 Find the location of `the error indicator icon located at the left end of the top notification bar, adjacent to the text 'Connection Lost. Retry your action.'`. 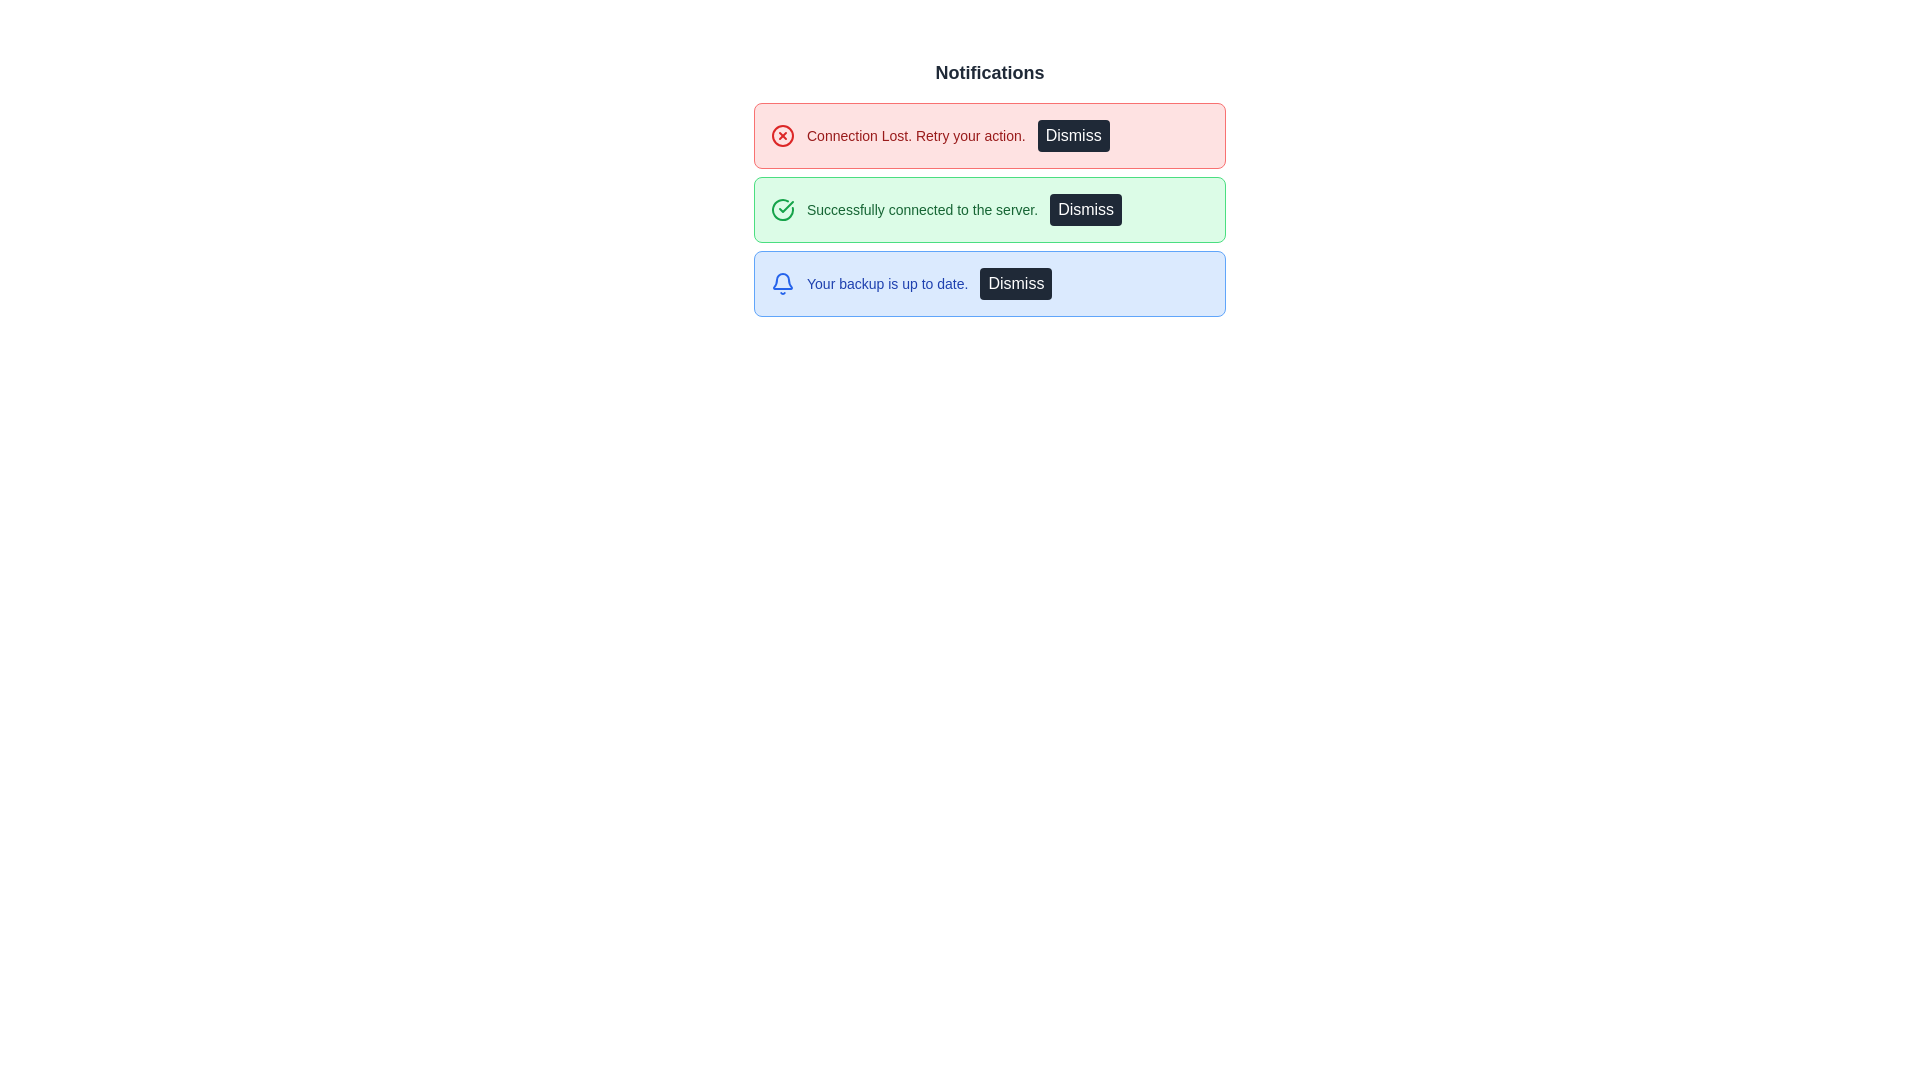

the error indicator icon located at the left end of the top notification bar, adjacent to the text 'Connection Lost. Retry your action.' is located at coordinates (781, 135).